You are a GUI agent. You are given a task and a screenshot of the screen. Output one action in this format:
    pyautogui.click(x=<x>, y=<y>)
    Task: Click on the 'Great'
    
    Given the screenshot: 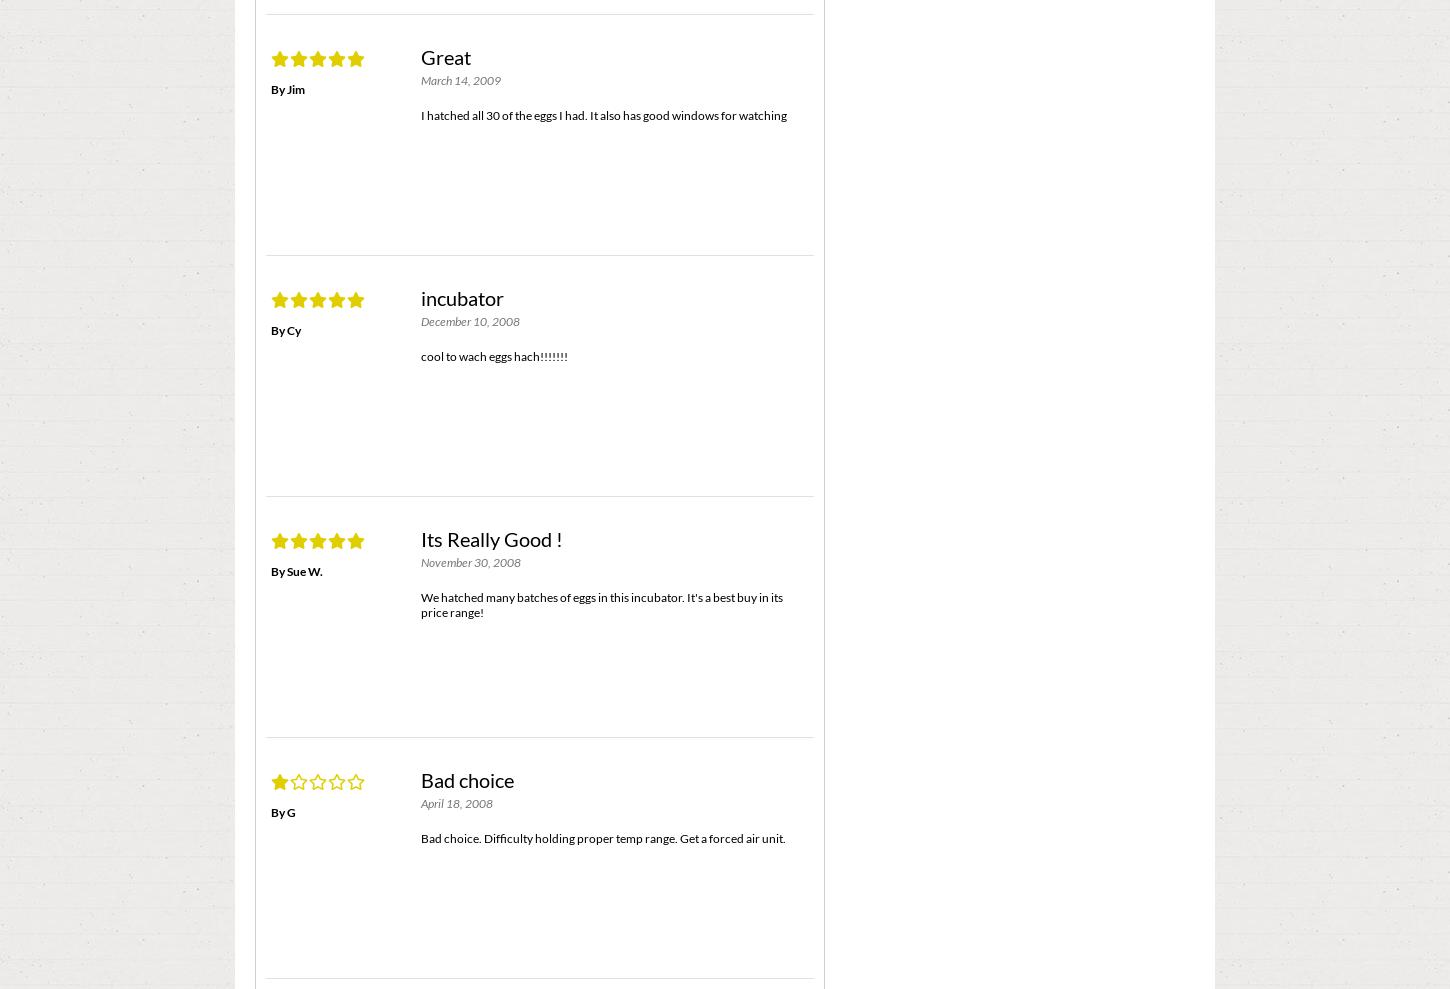 What is the action you would take?
    pyautogui.click(x=445, y=56)
    